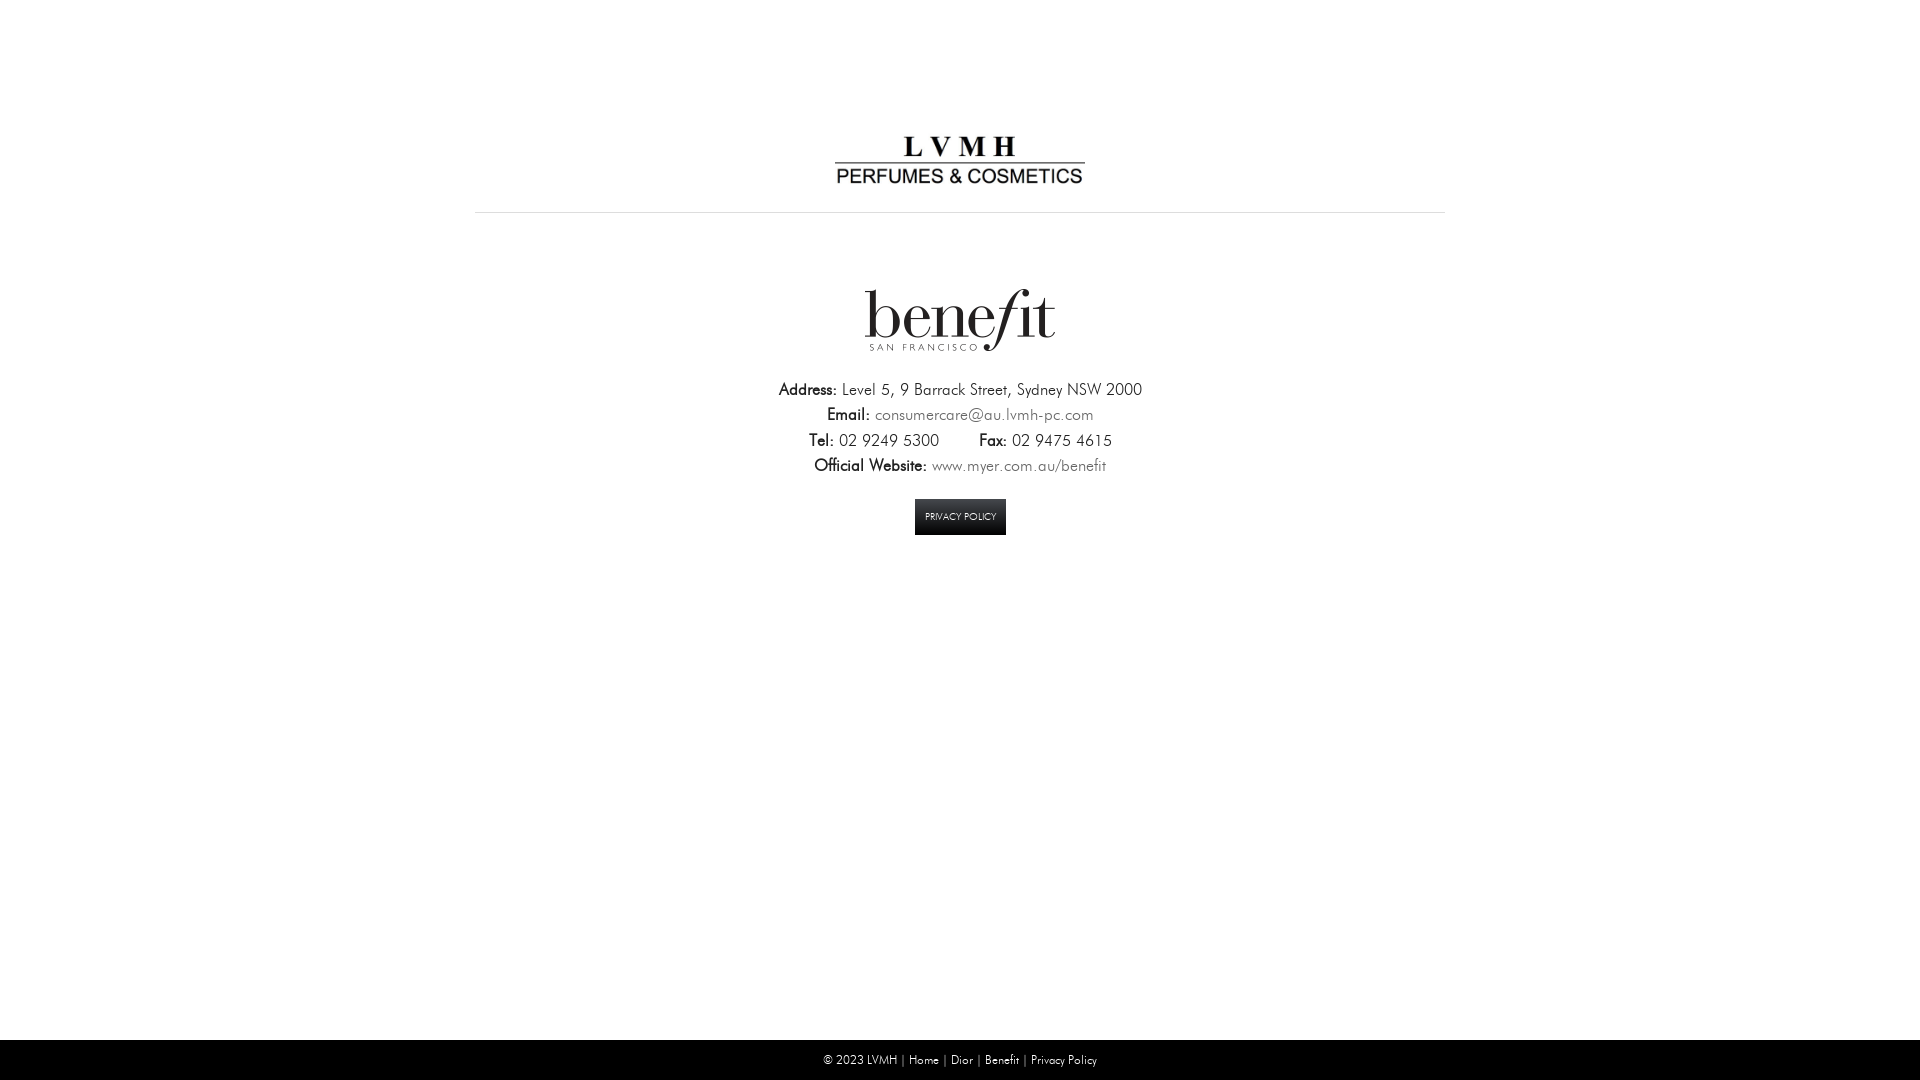 Image resolution: width=1920 pixels, height=1080 pixels. What do you see at coordinates (859, 319) in the screenshot?
I see `'Benefit'` at bounding box center [859, 319].